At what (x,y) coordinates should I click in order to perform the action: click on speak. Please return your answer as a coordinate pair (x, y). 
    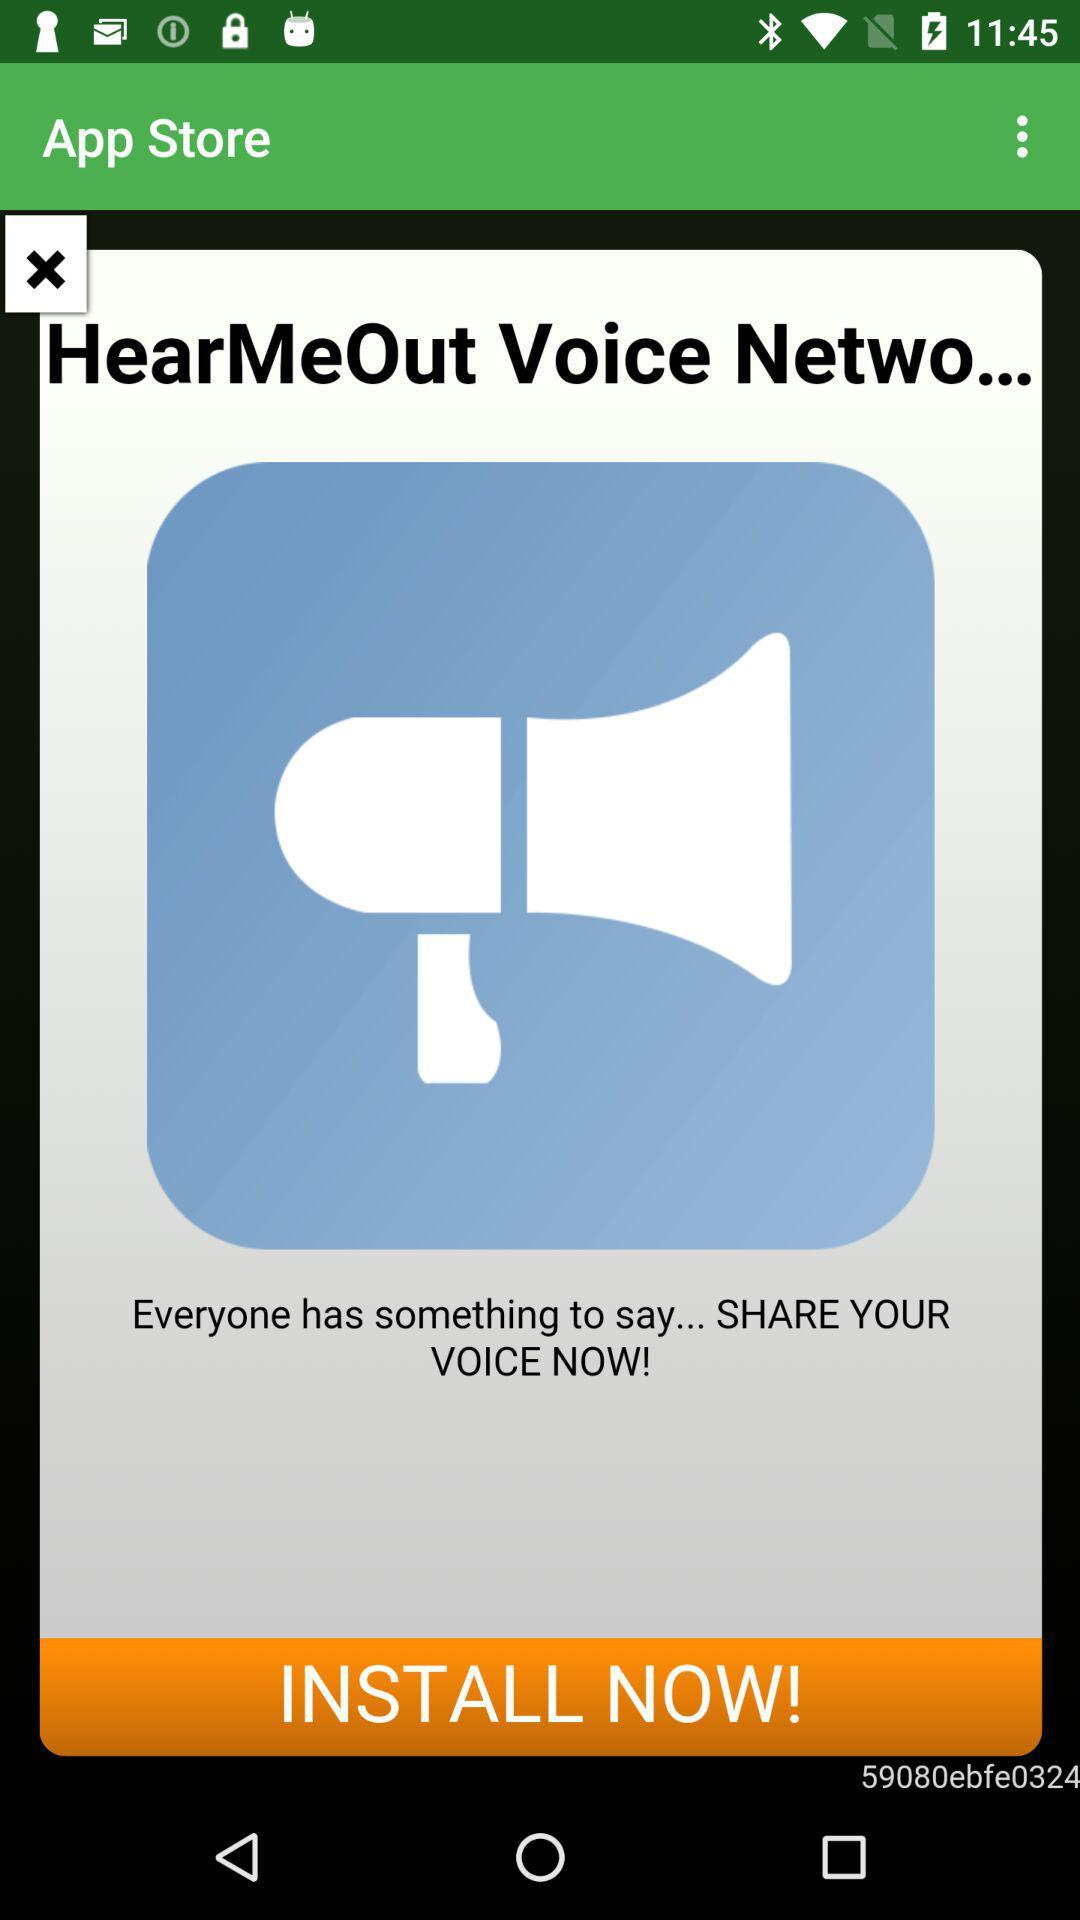
    Looking at the image, I should click on (540, 1002).